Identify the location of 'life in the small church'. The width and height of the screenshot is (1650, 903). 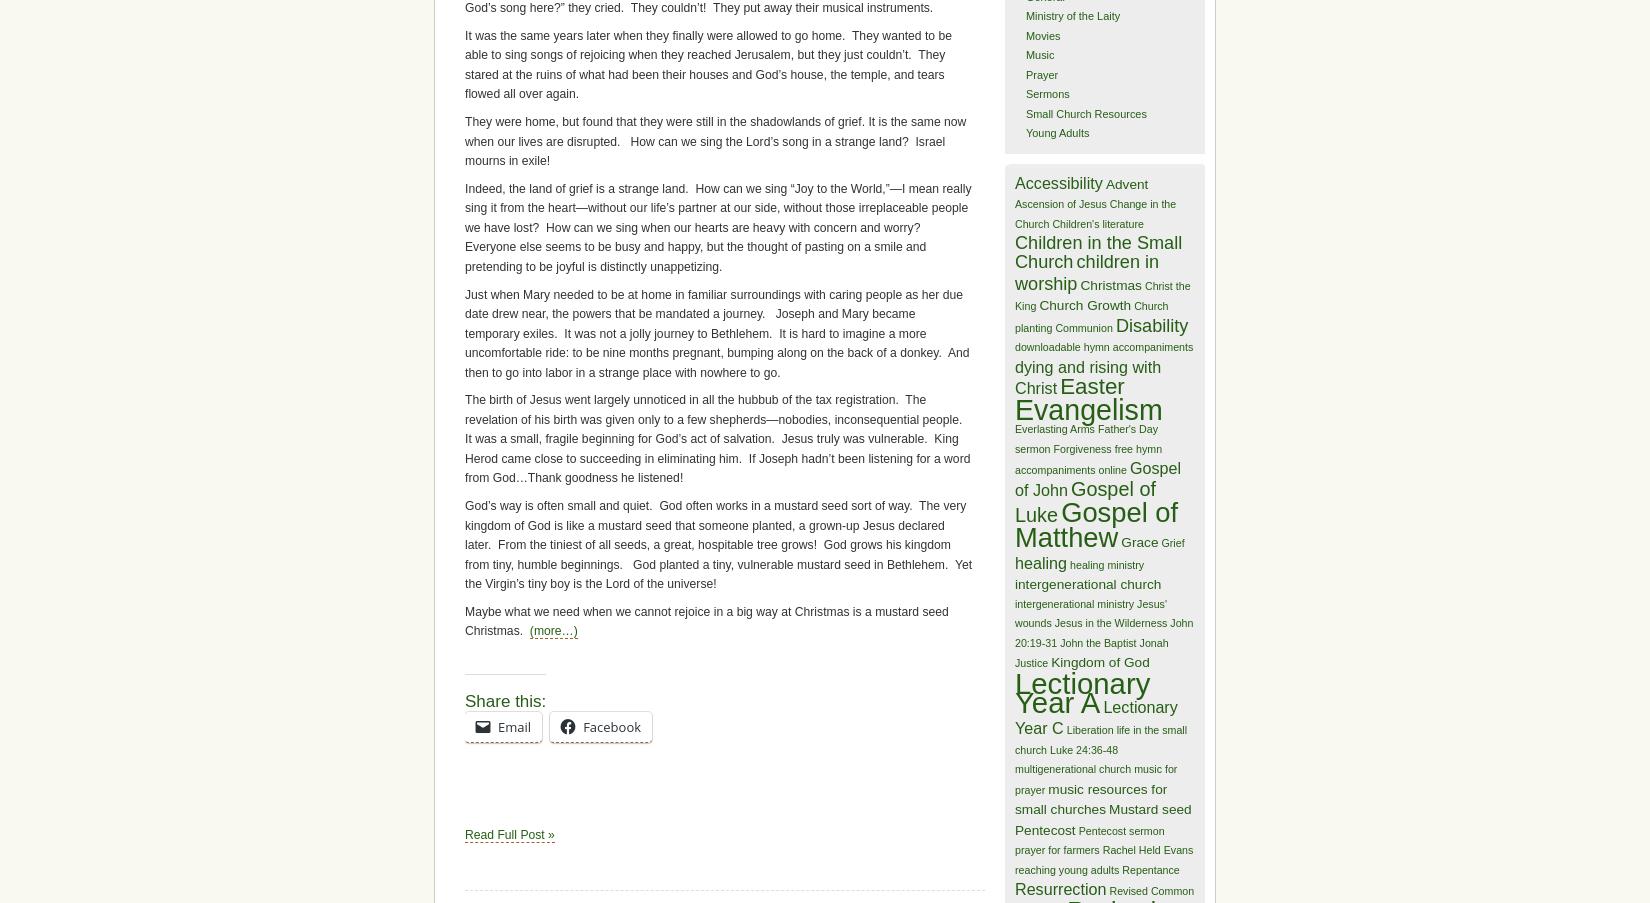
(1101, 739).